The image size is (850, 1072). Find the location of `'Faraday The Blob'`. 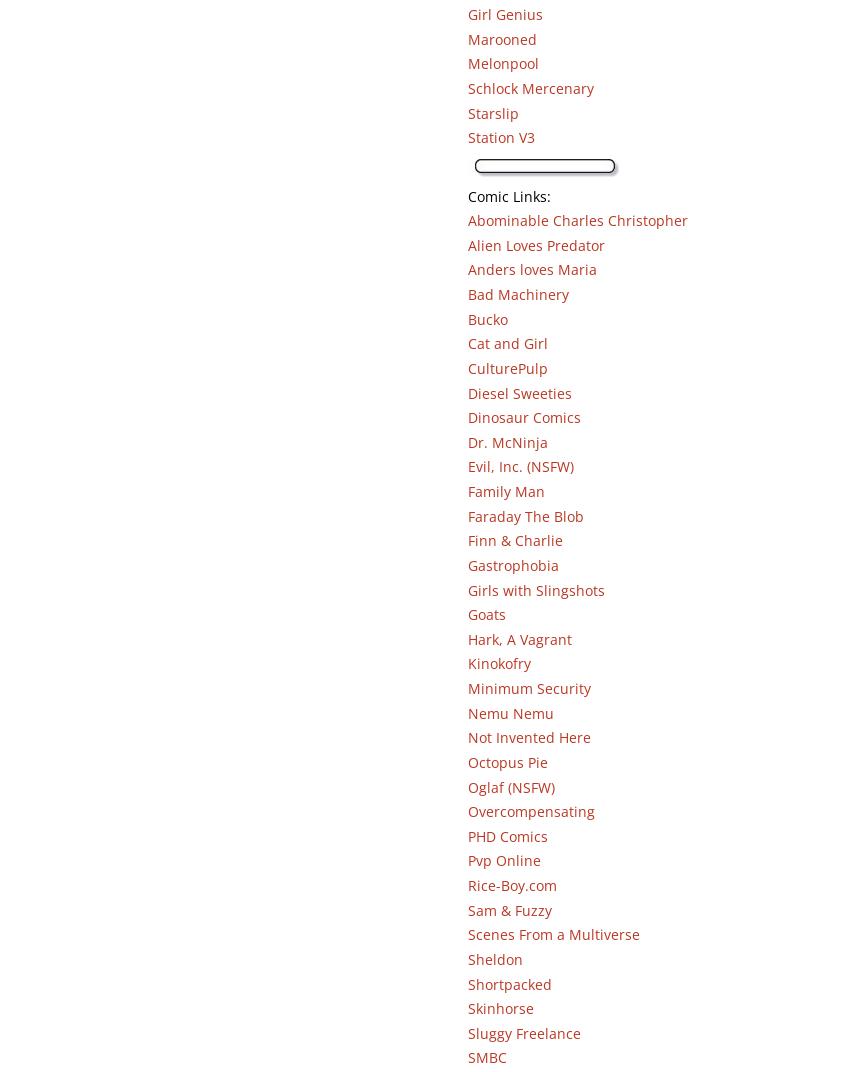

'Faraday The Blob' is located at coordinates (465, 515).